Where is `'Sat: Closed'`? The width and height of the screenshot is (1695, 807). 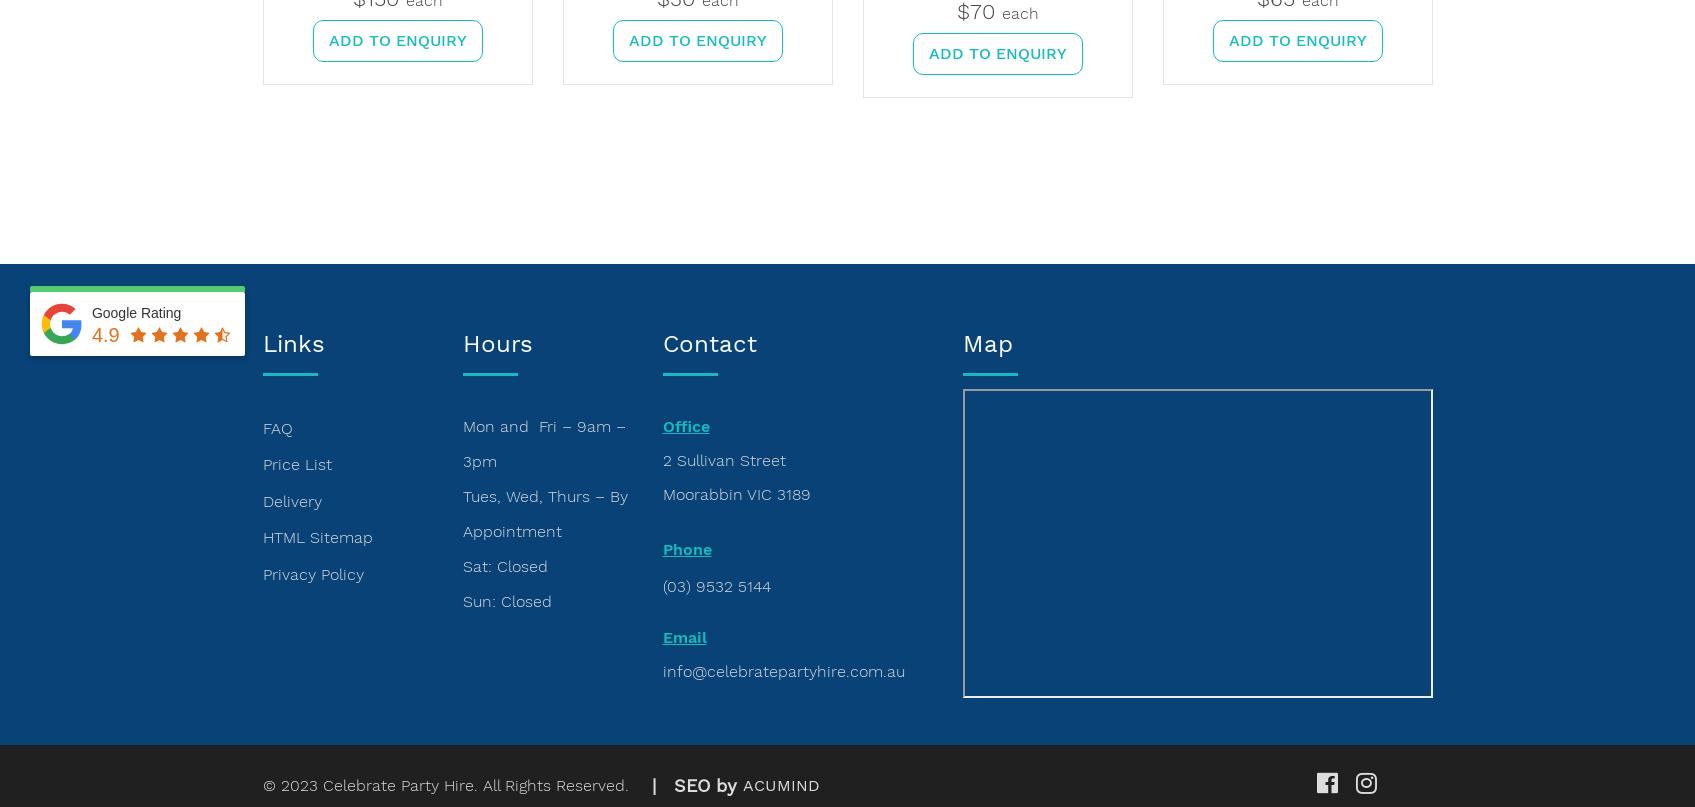
'Sat: Closed' is located at coordinates (503, 565).